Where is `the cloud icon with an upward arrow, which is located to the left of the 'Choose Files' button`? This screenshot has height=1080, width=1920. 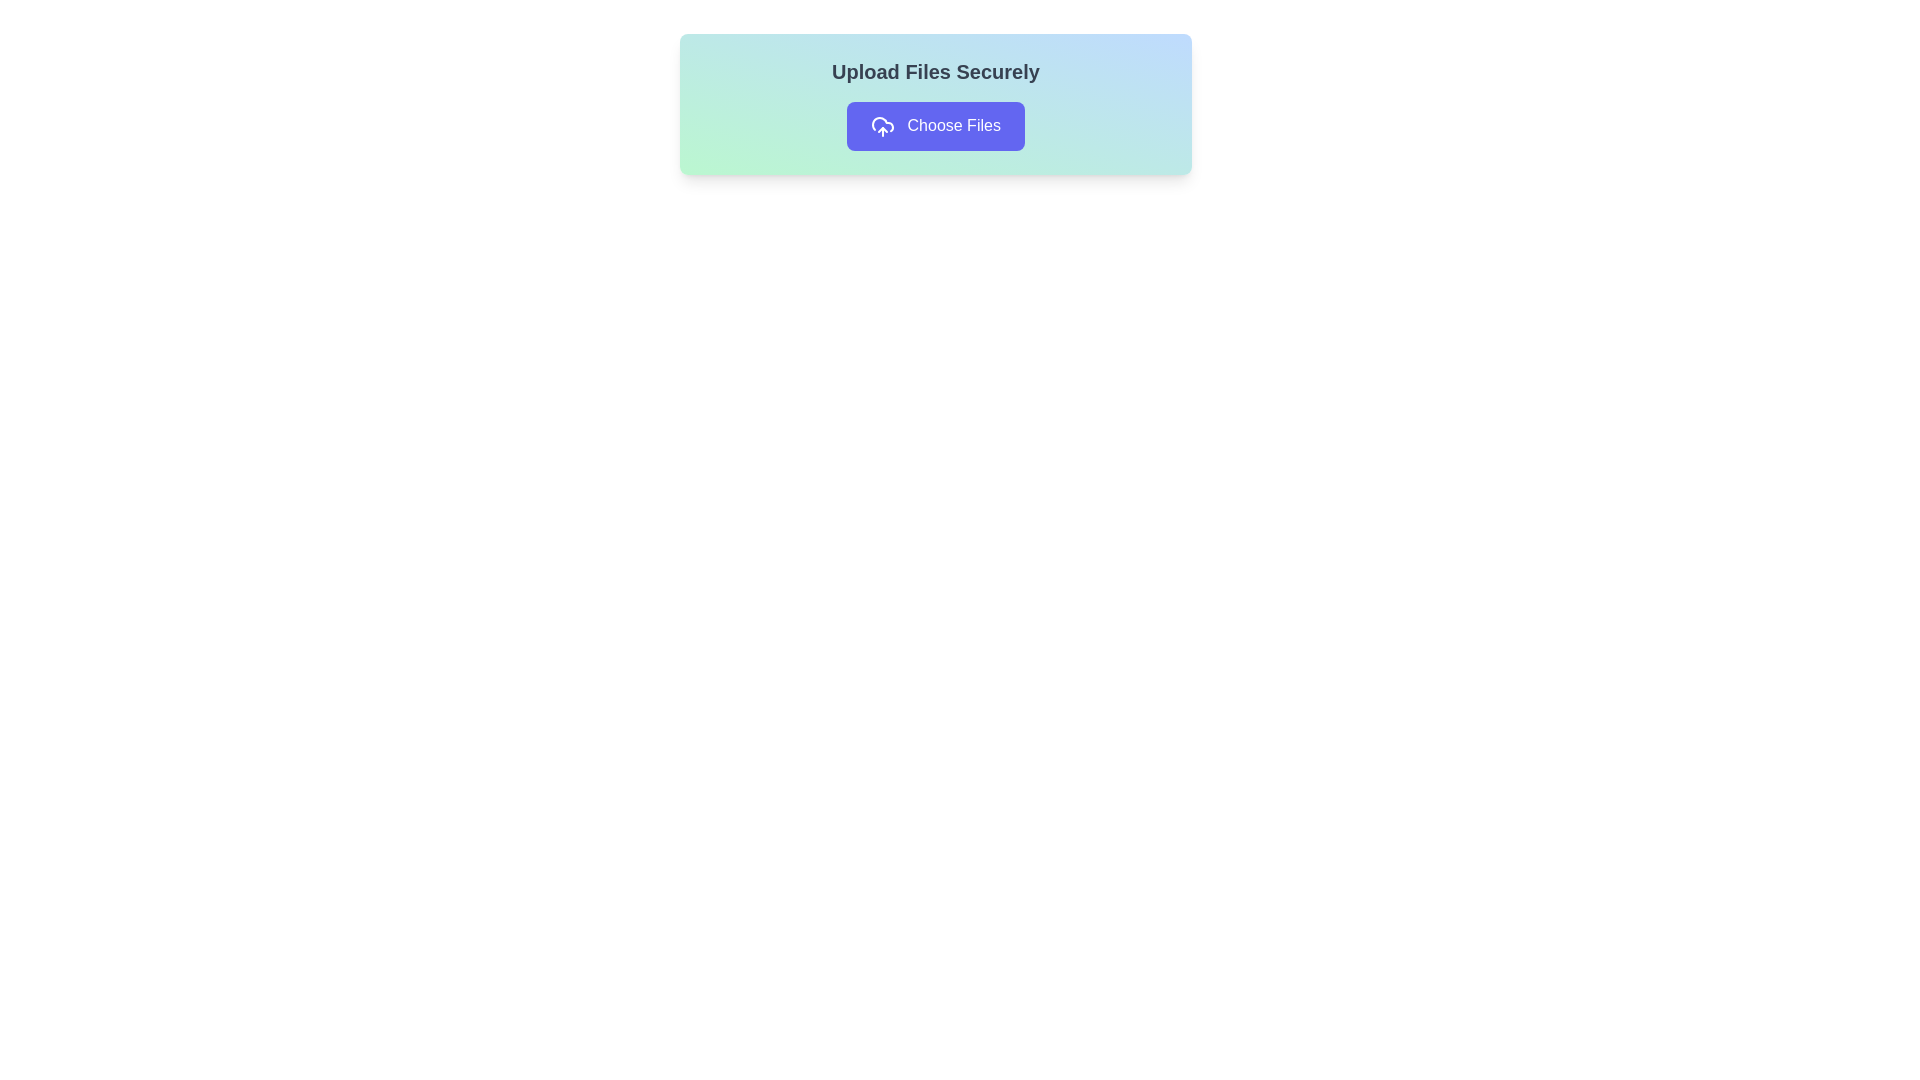 the cloud icon with an upward arrow, which is located to the left of the 'Choose Files' button is located at coordinates (882, 126).